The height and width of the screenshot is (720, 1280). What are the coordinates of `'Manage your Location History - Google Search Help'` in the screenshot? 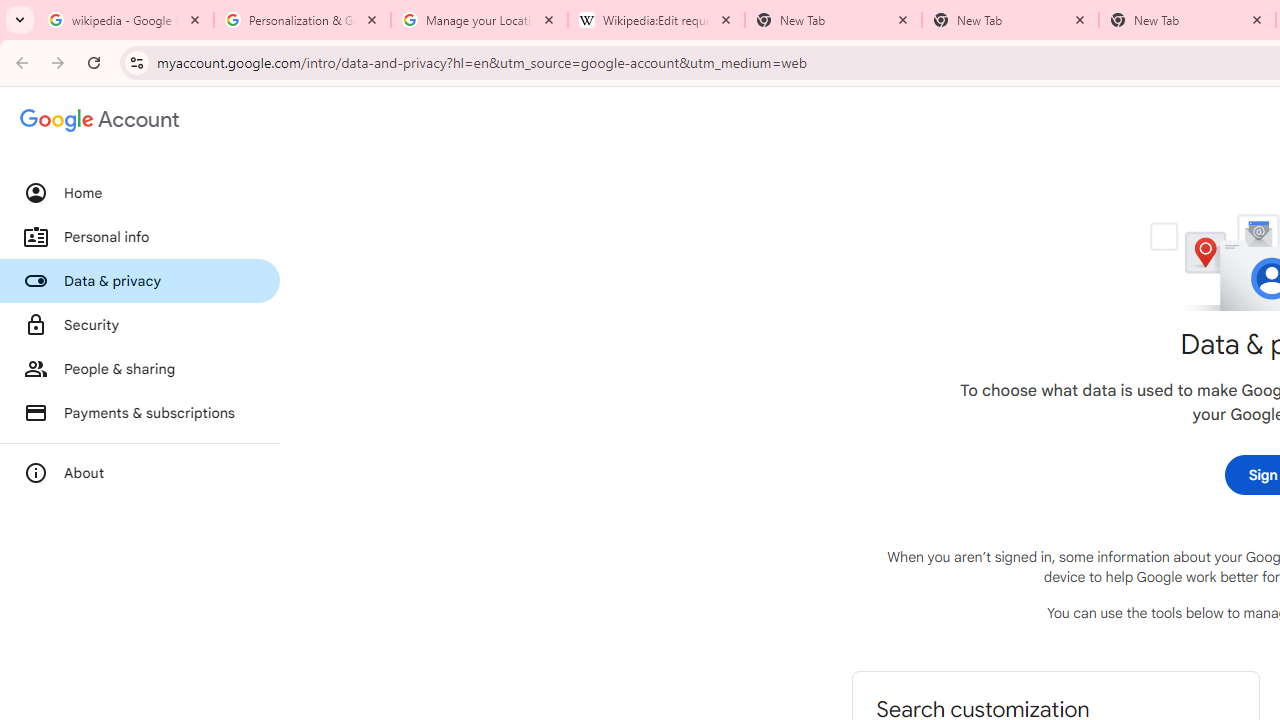 It's located at (478, 20).